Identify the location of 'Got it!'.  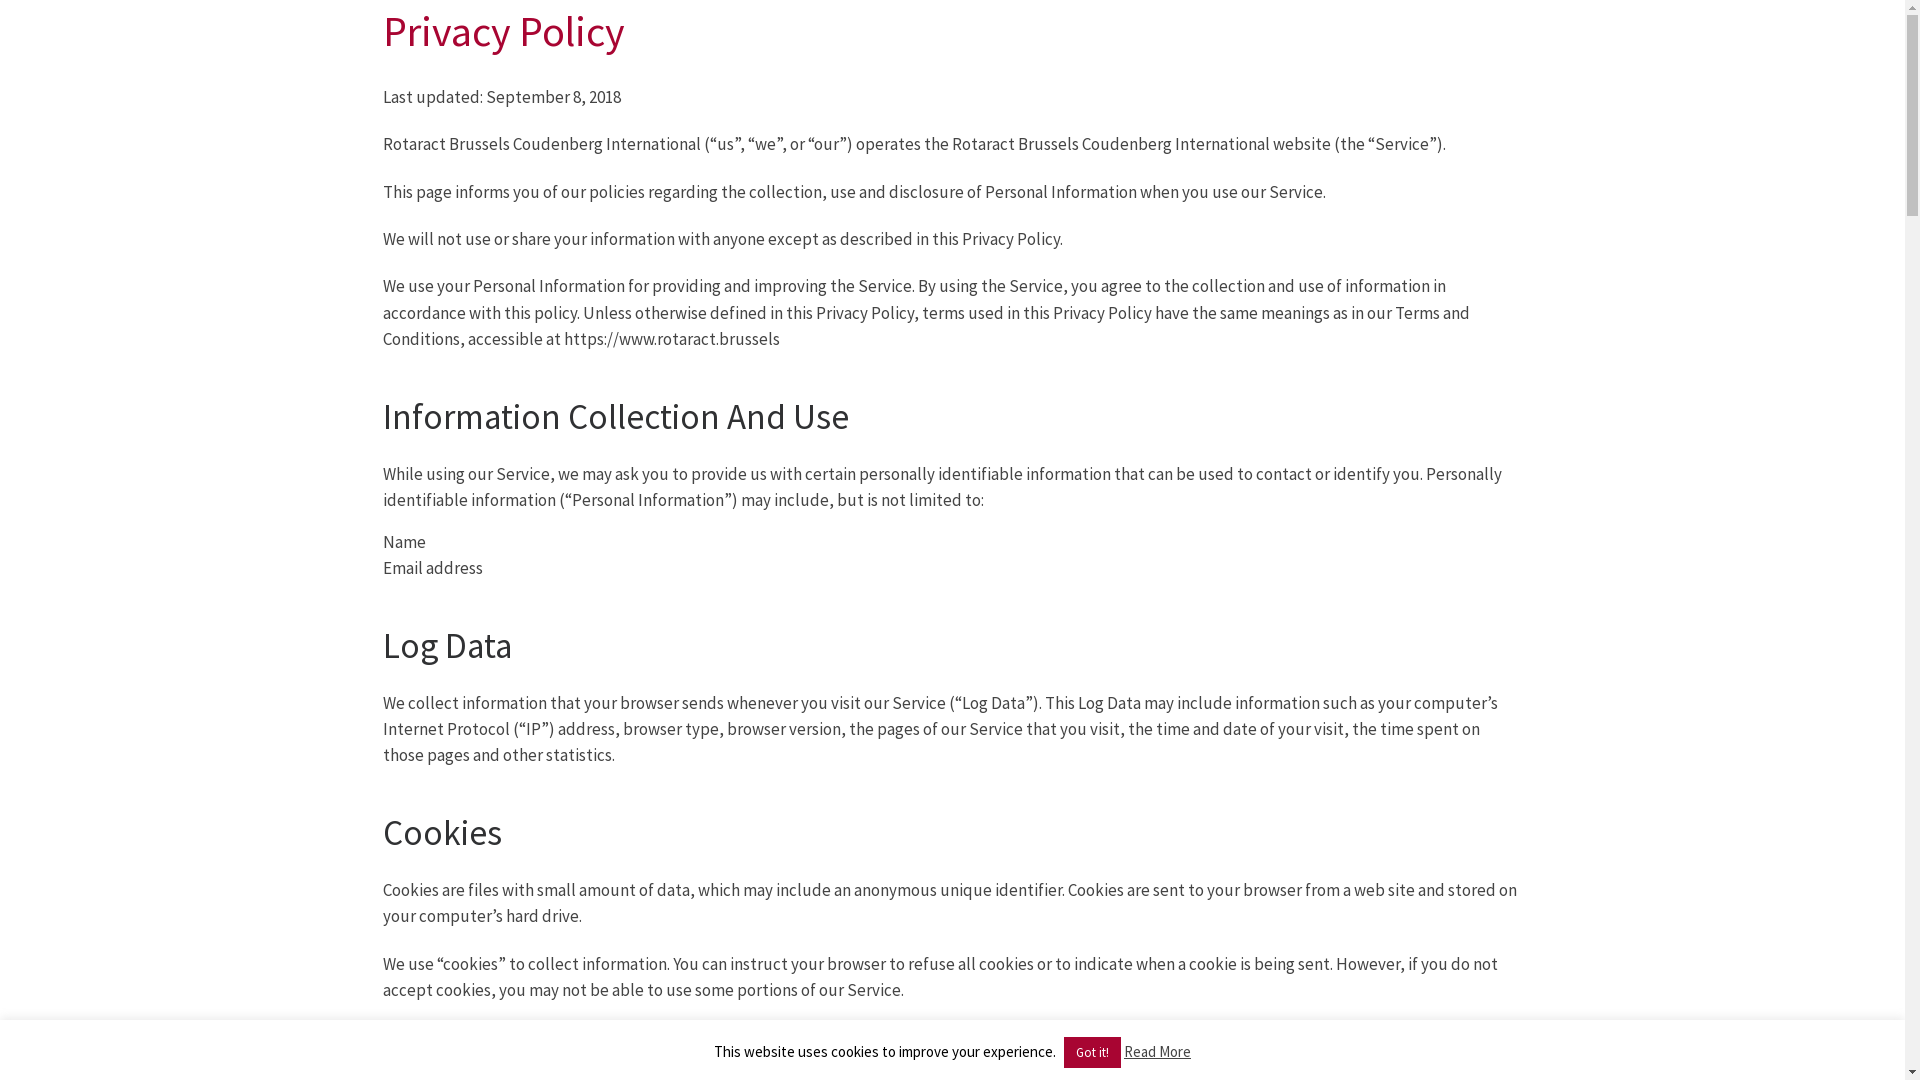
(1063, 1051).